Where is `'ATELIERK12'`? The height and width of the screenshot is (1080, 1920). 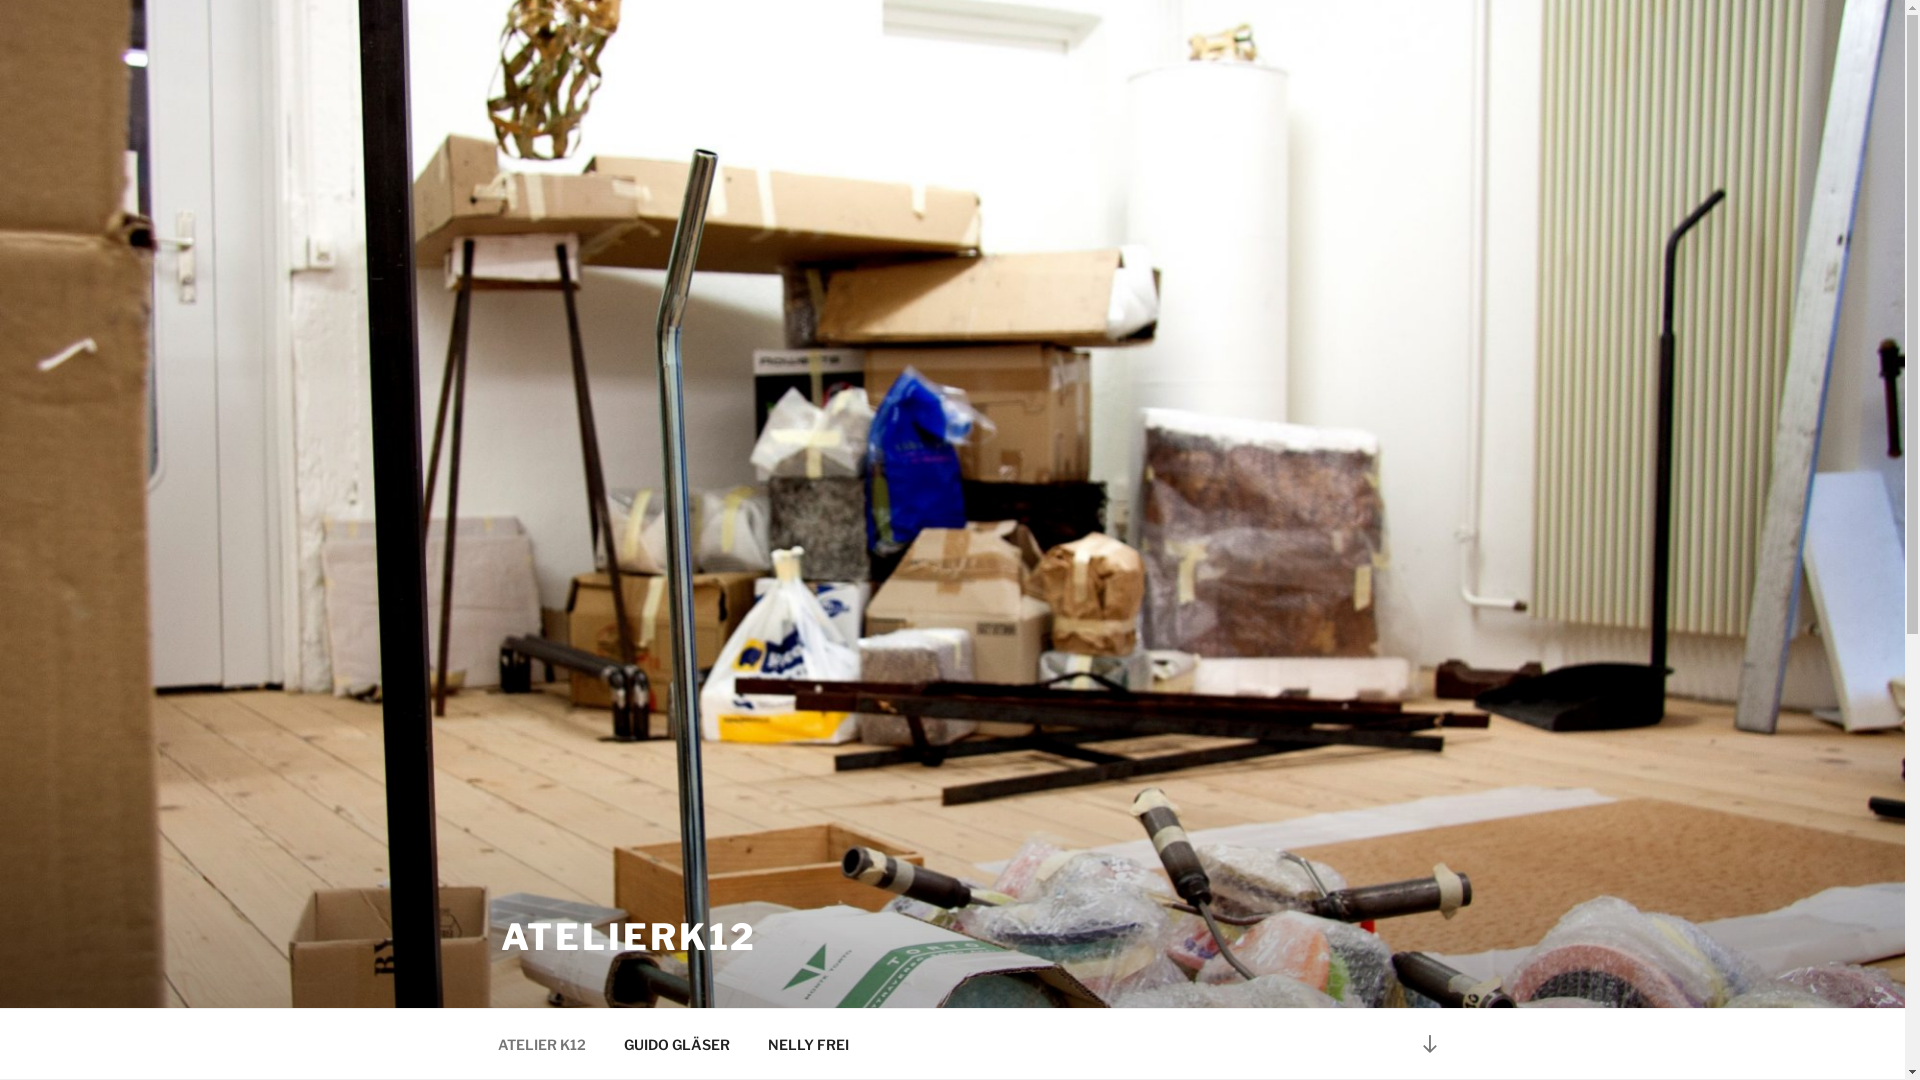 'ATELIERK12' is located at coordinates (627, 937).